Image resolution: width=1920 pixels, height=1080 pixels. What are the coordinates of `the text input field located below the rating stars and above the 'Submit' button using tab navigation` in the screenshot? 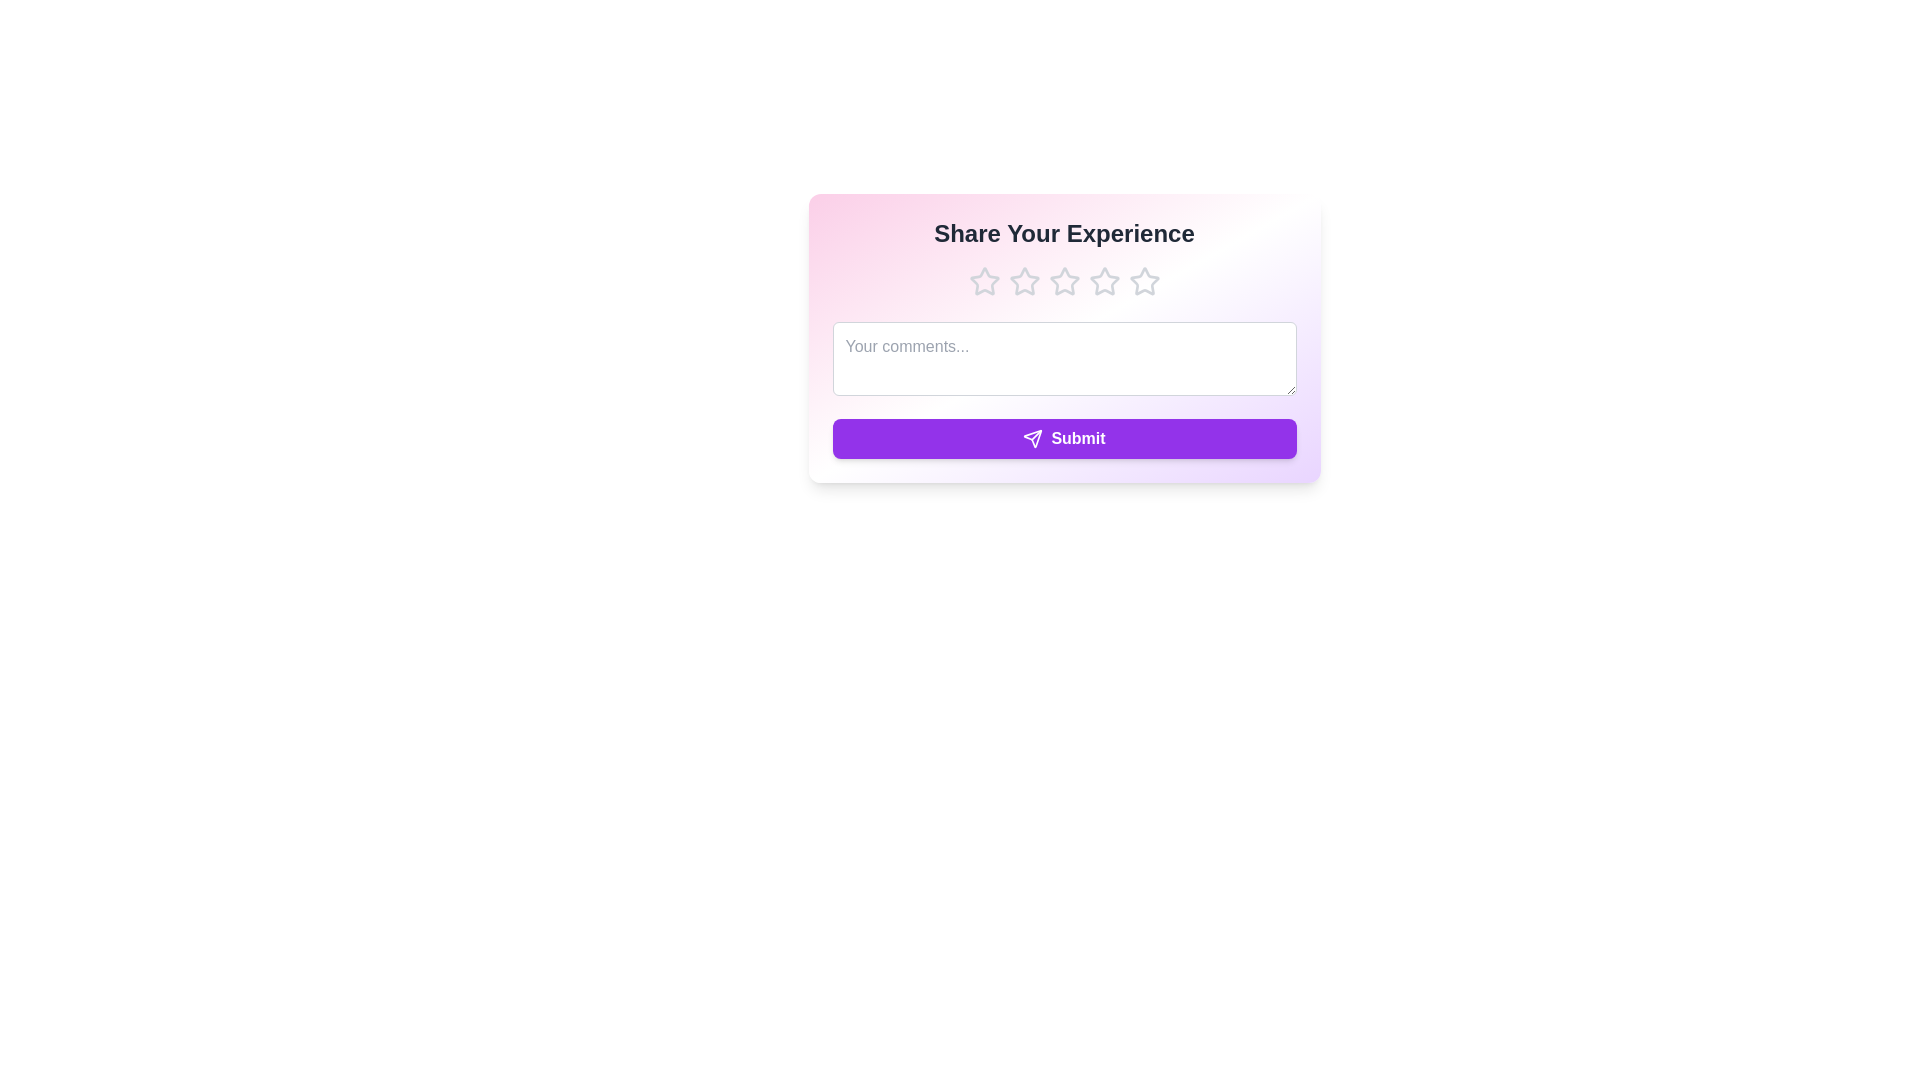 It's located at (1063, 362).